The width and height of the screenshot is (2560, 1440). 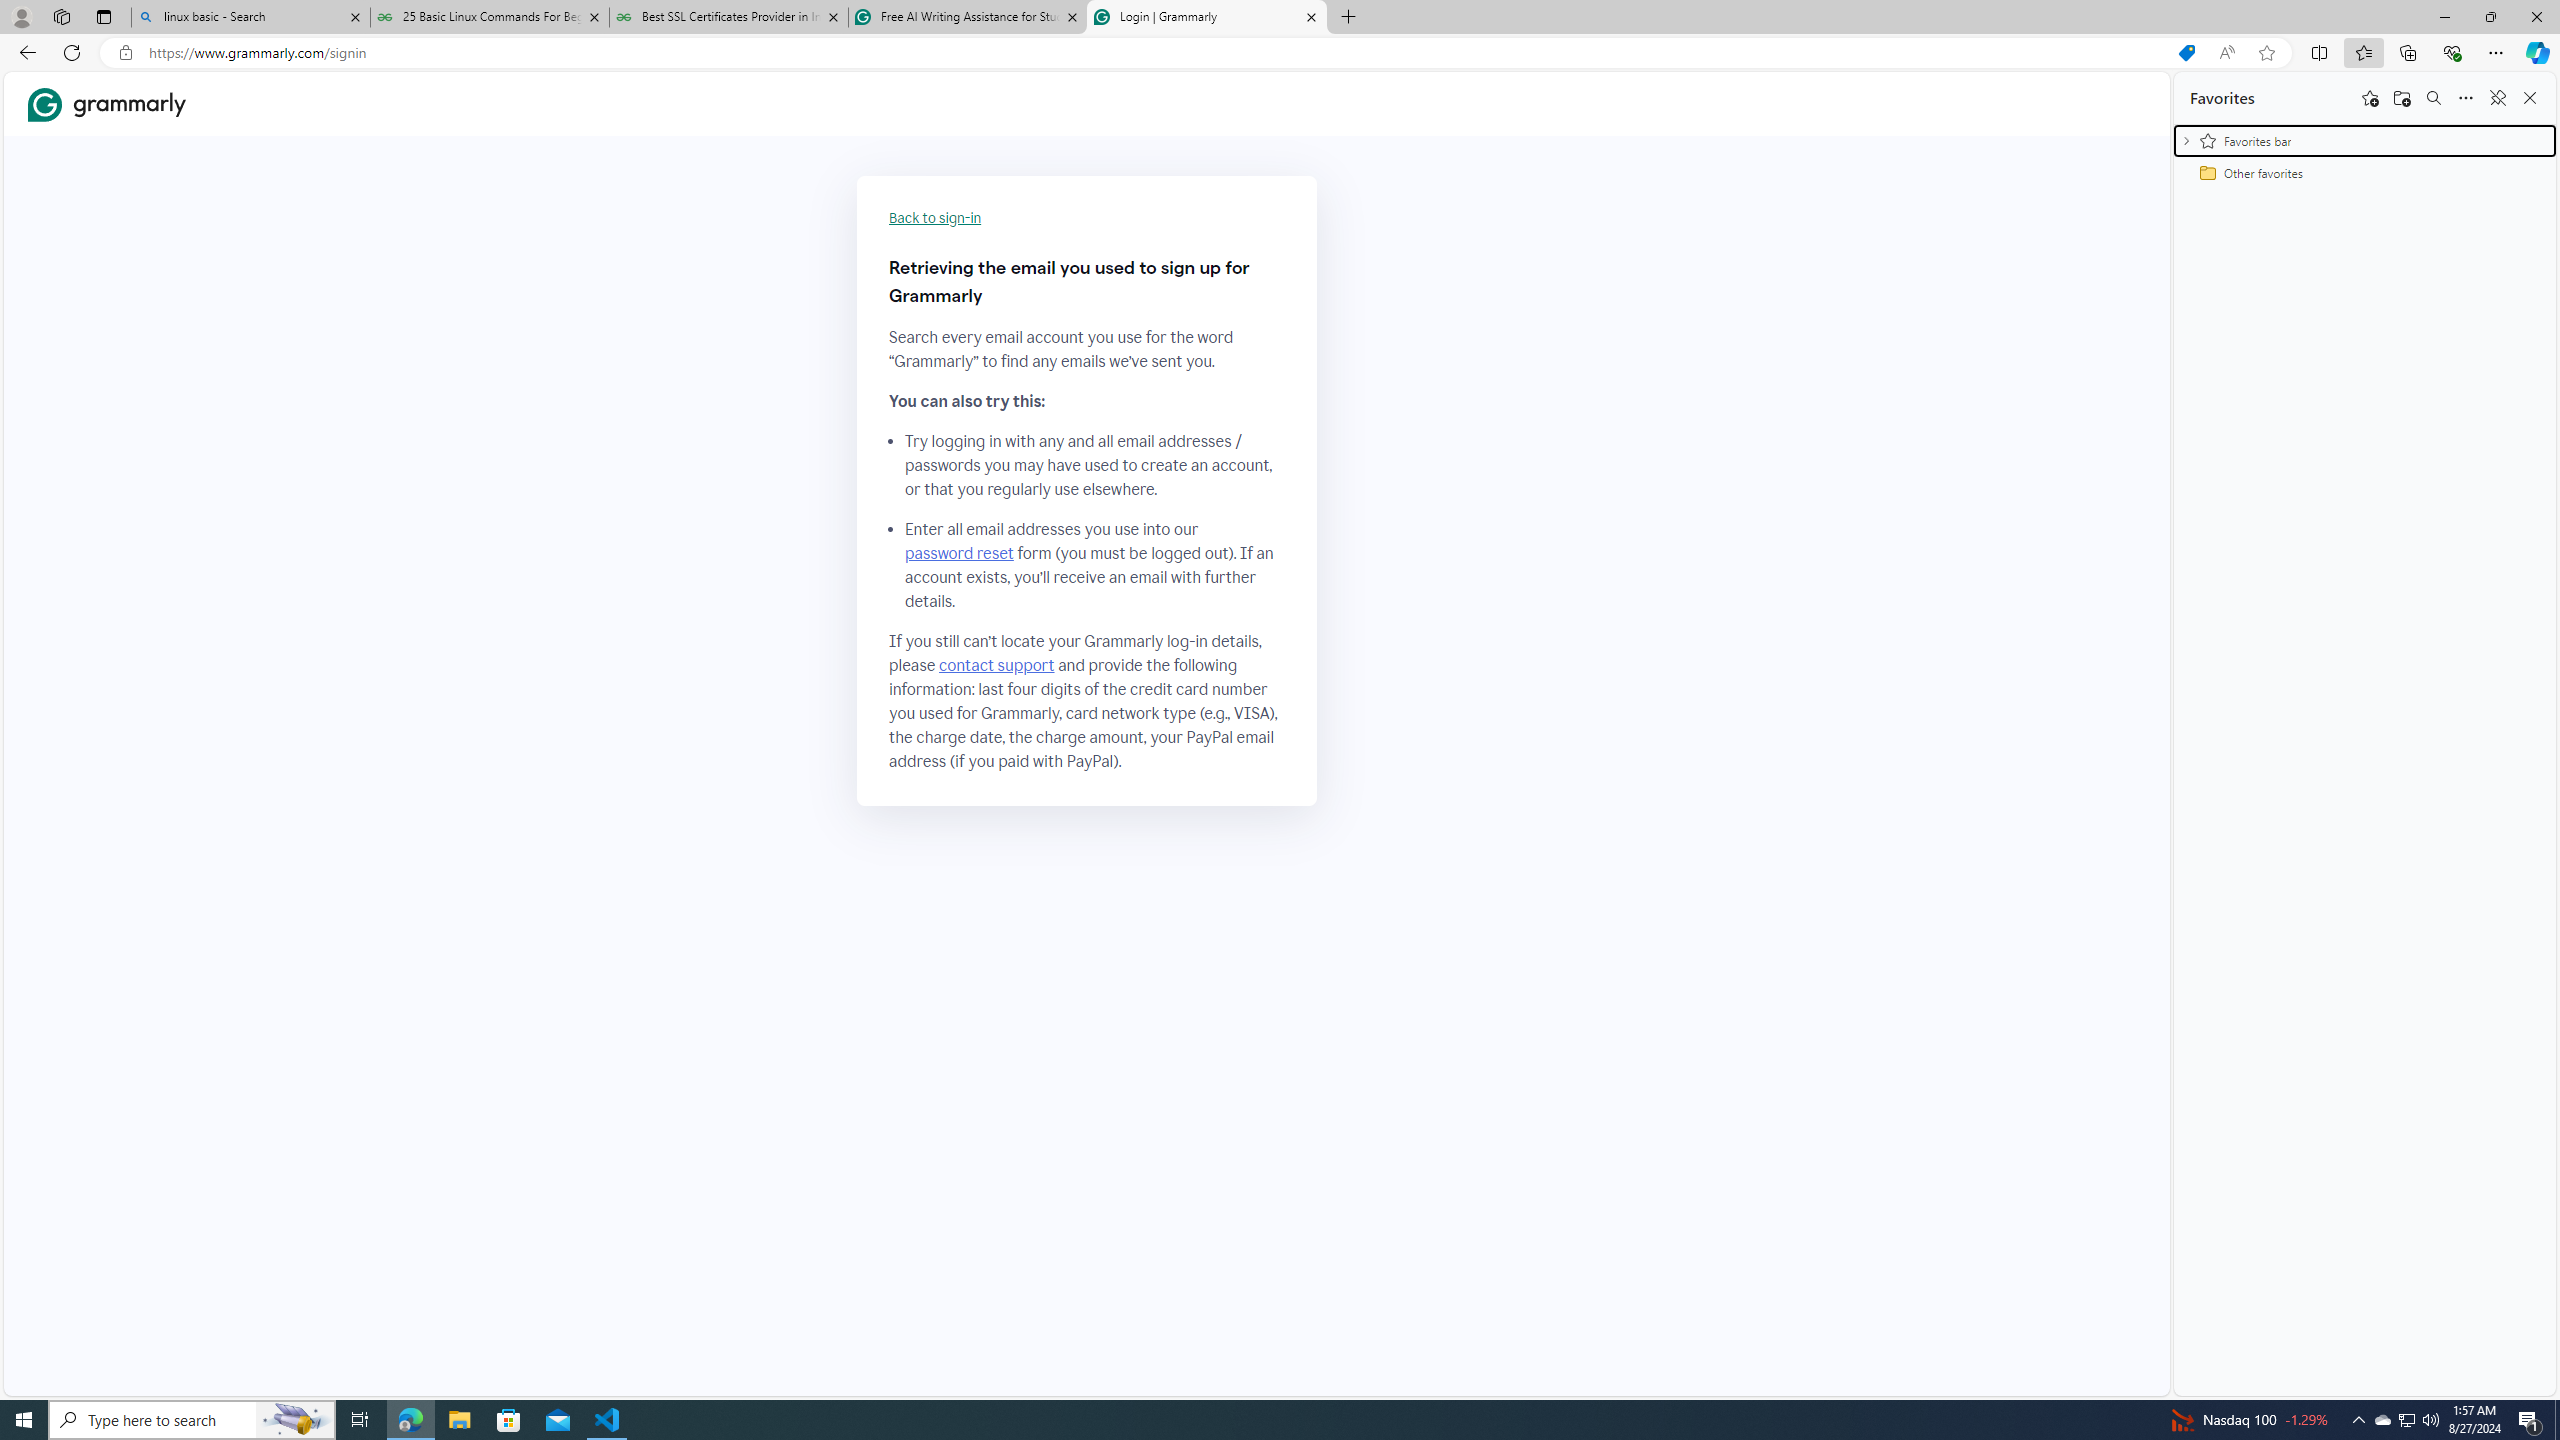 What do you see at coordinates (996, 666) in the screenshot?
I see `'contact support'` at bounding box center [996, 666].